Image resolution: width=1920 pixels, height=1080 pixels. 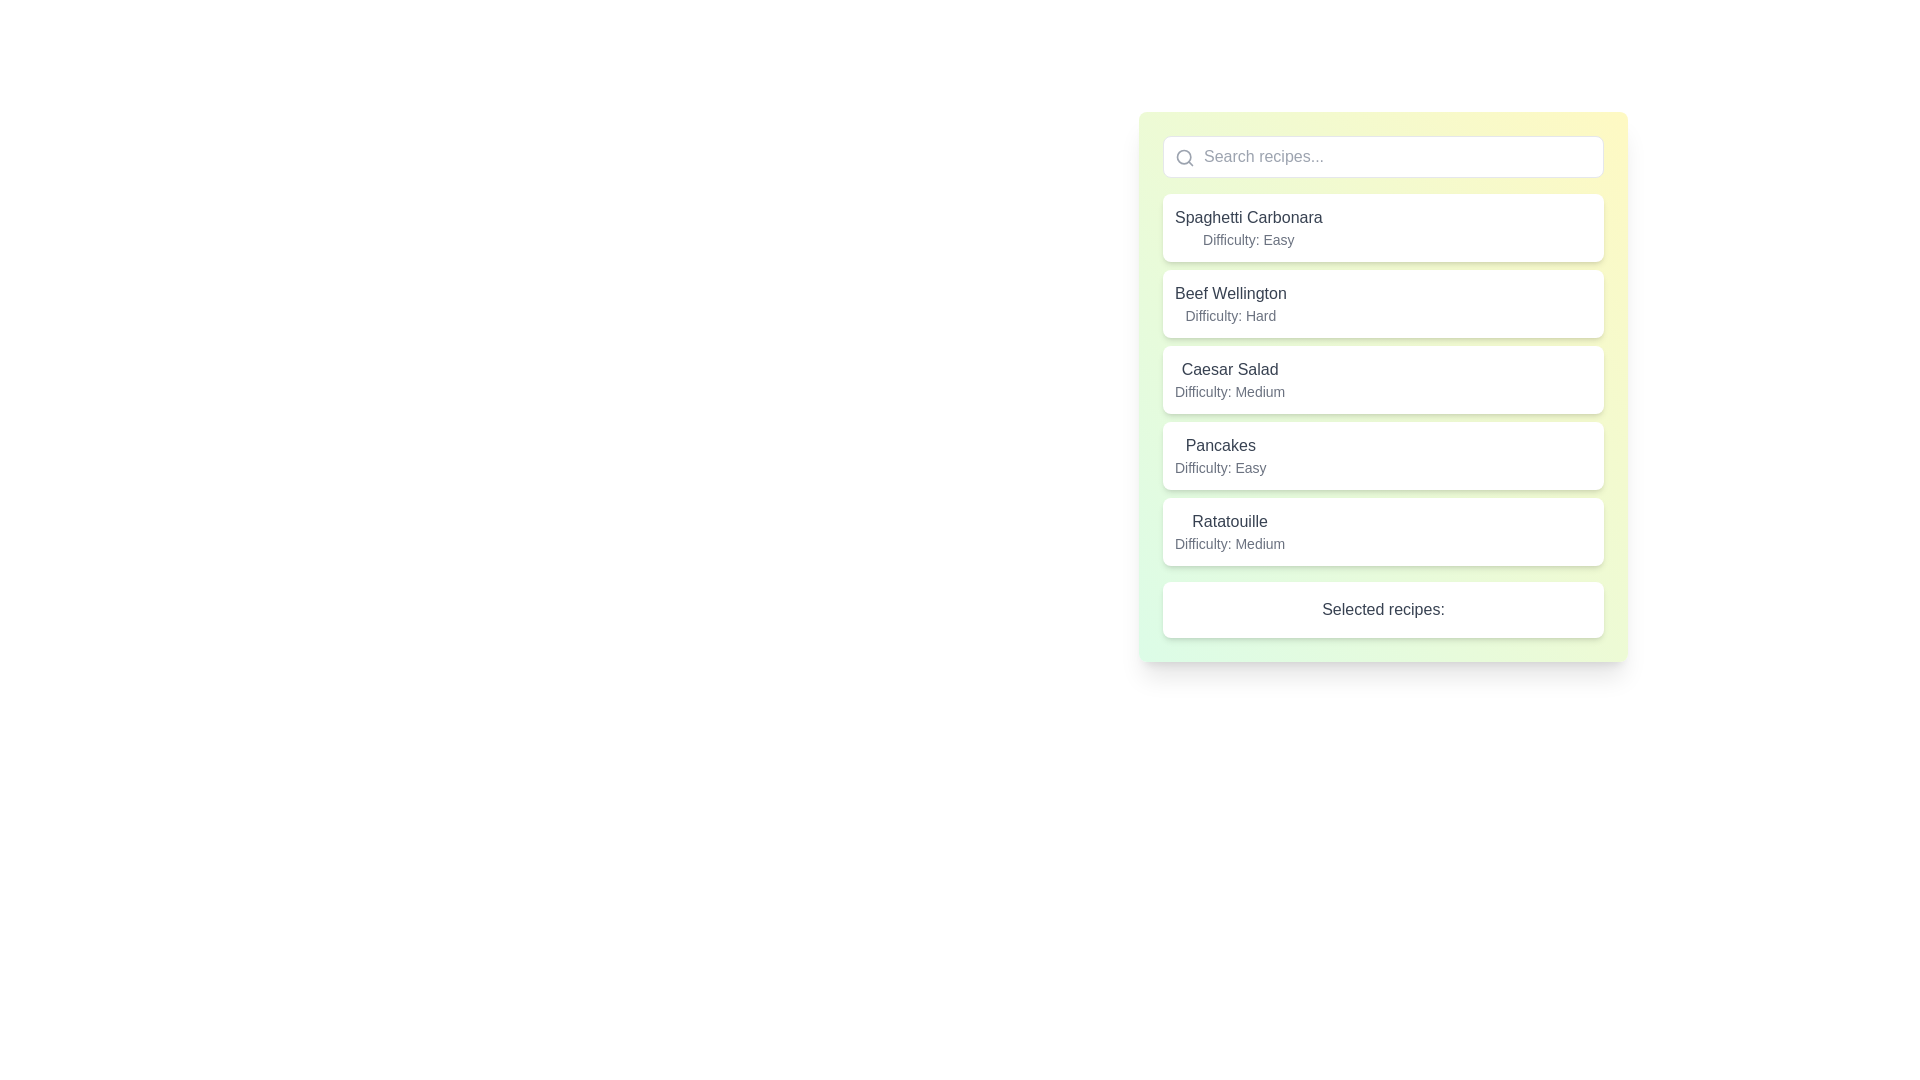 I want to click on the 'Caesar Salad' list item, which is the third entry, so click(x=1382, y=380).